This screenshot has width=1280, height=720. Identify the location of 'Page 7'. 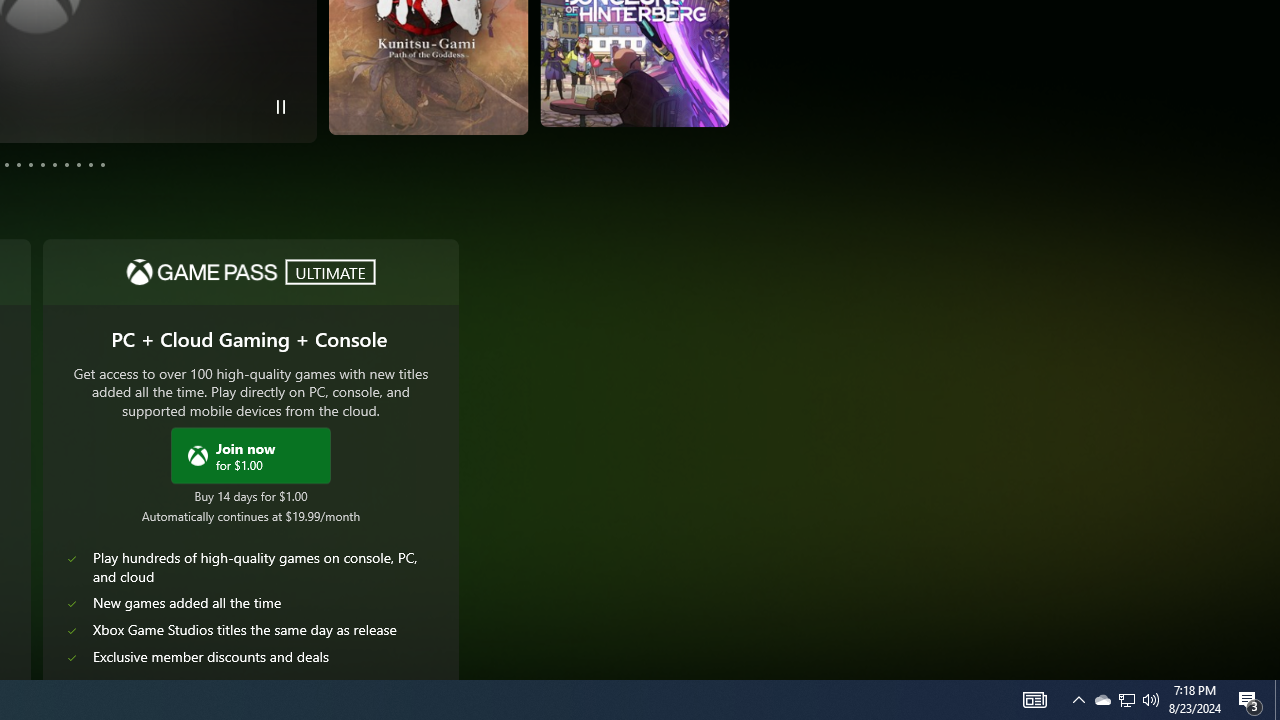
(42, 163).